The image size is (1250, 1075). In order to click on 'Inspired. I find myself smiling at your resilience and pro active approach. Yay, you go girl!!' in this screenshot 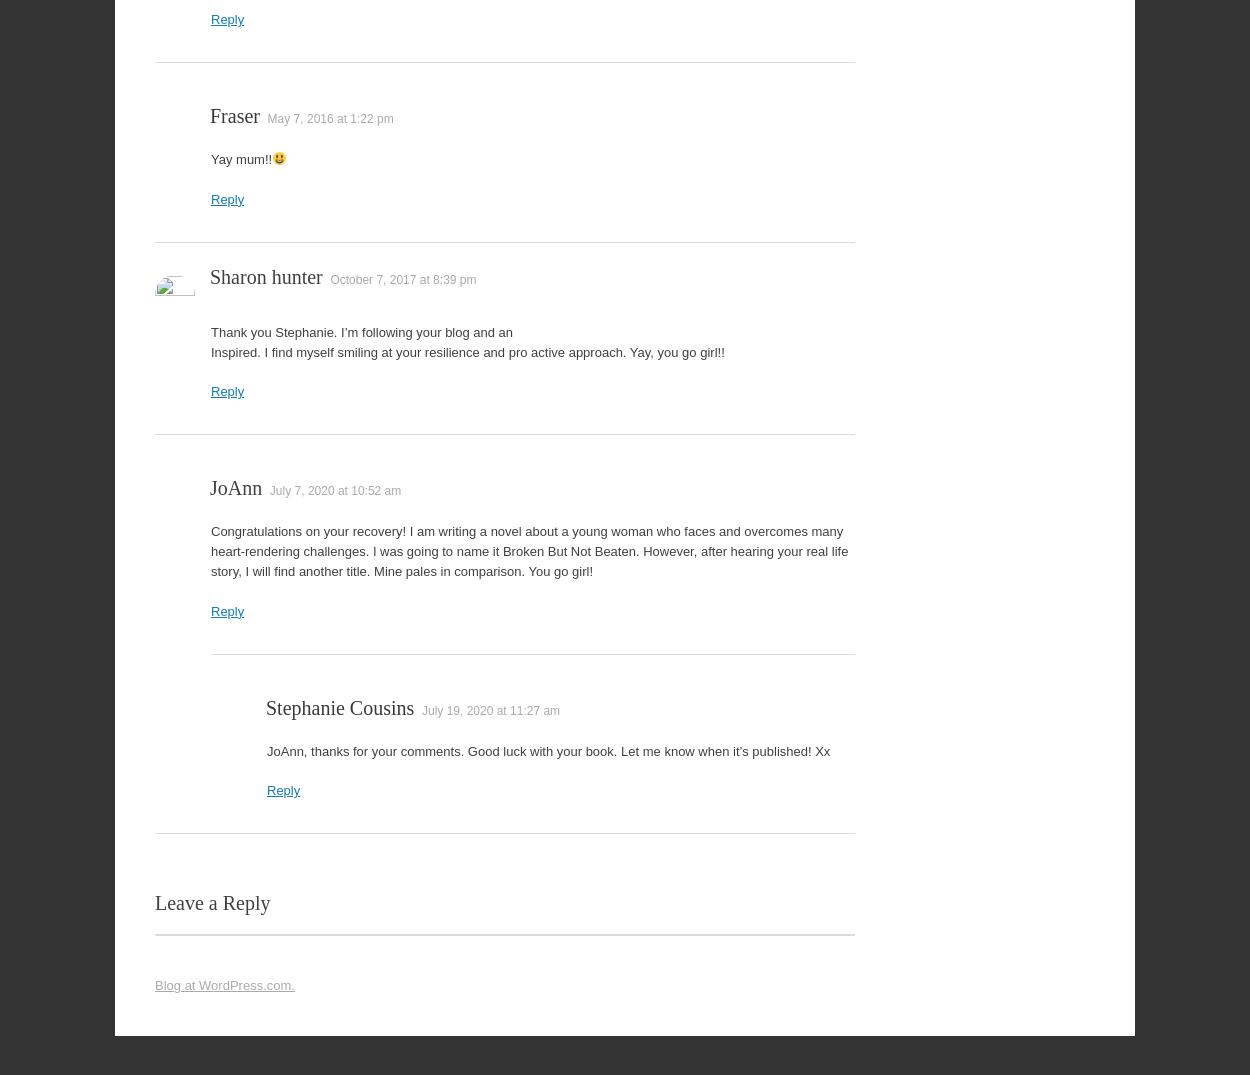, I will do `click(466, 351)`.